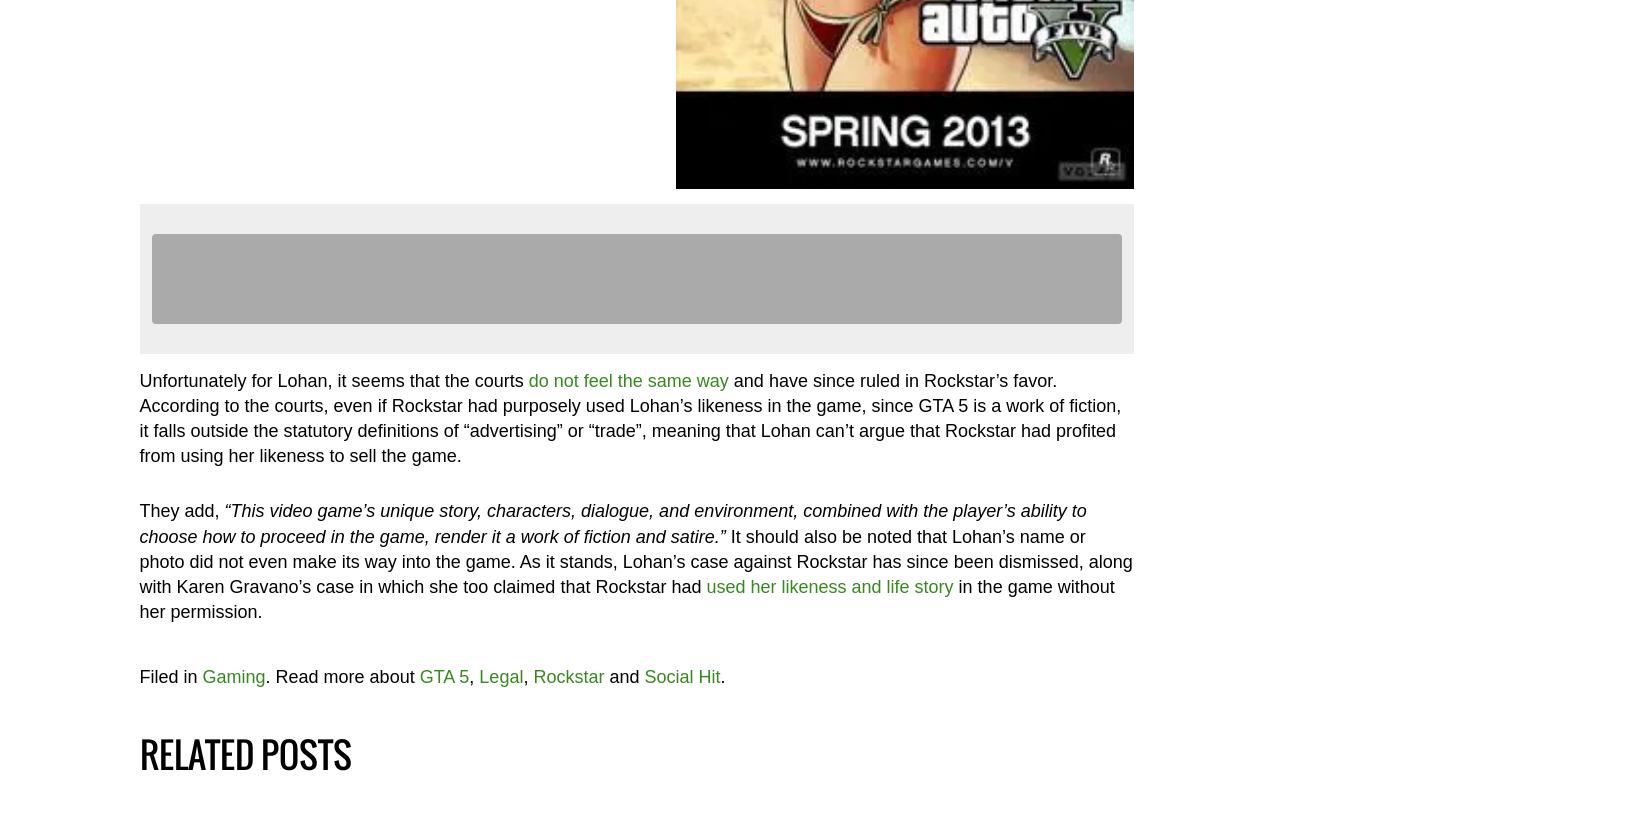  Describe the element at coordinates (501, 675) in the screenshot. I see `'Legal'` at that location.